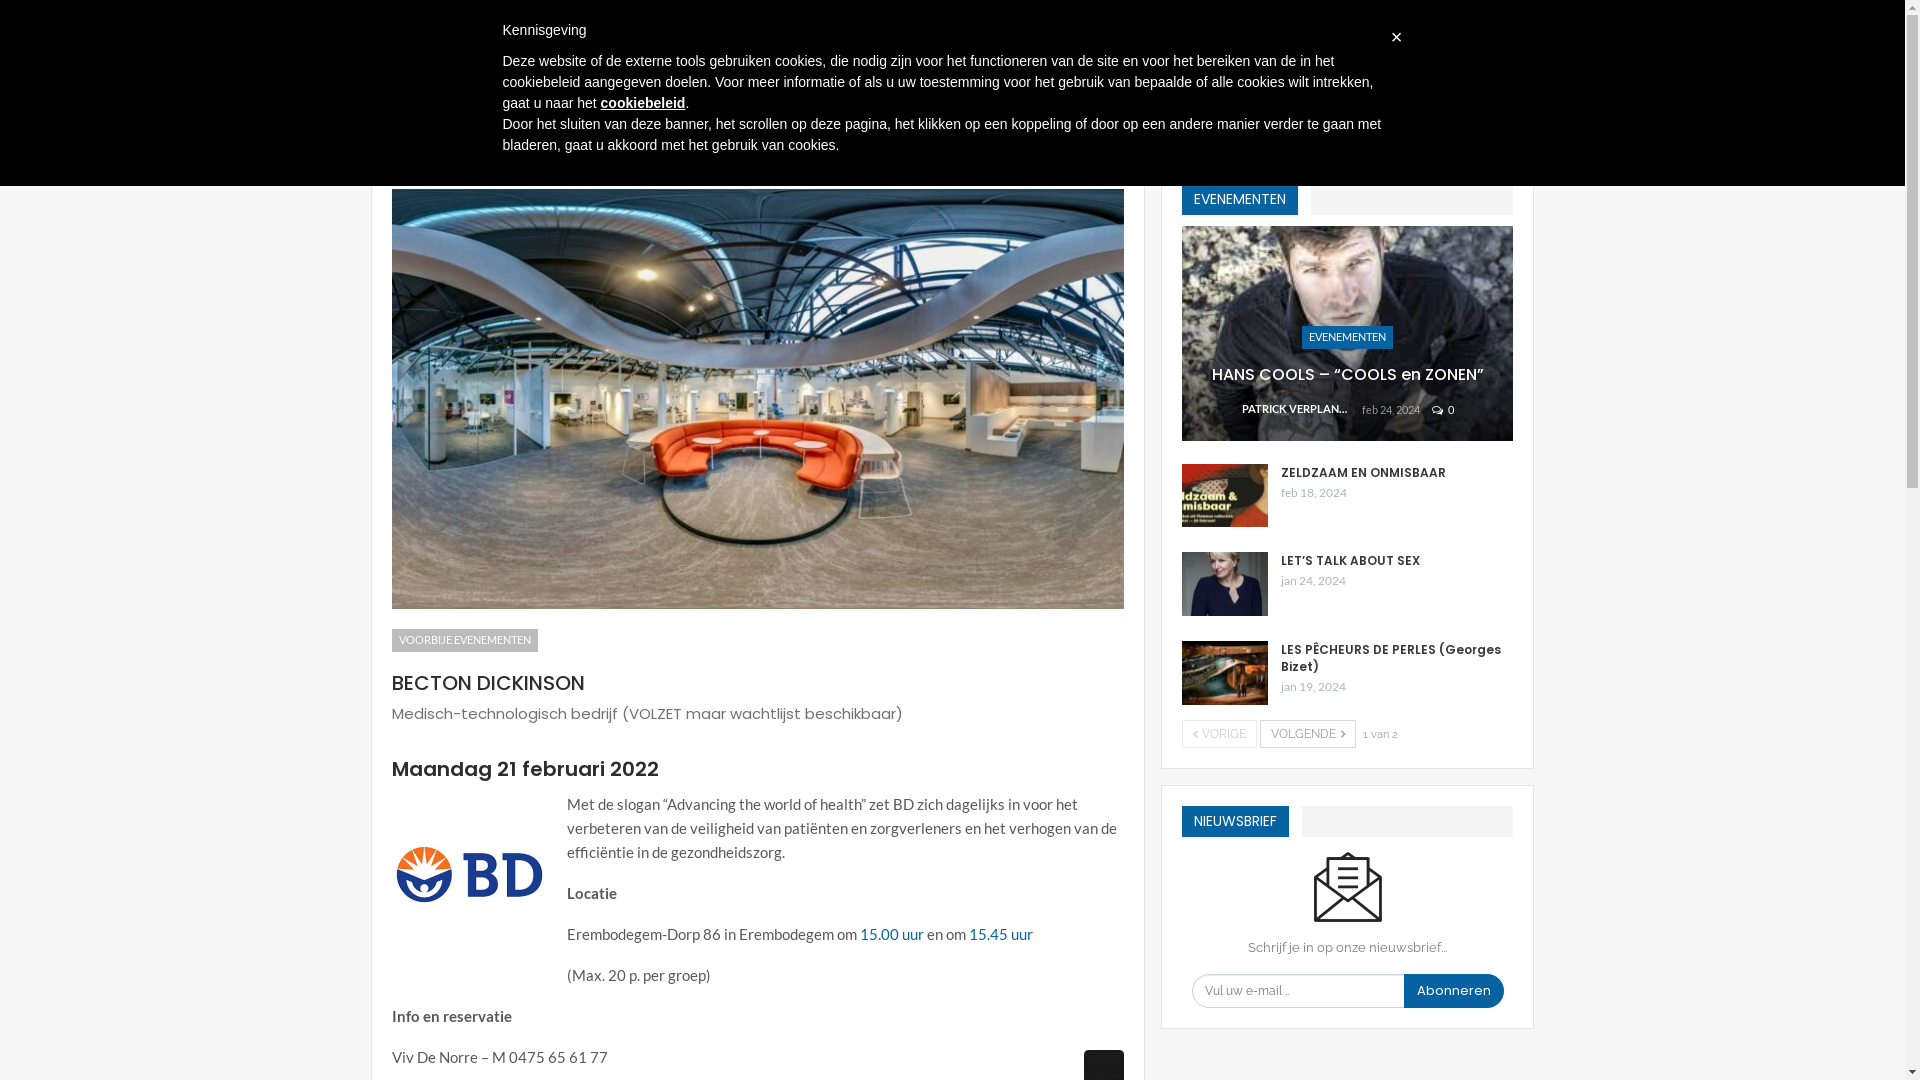 This screenshot has width=1920, height=1080. Describe the element at coordinates (1258, 733) in the screenshot. I see `'VOLGENDE'` at that location.